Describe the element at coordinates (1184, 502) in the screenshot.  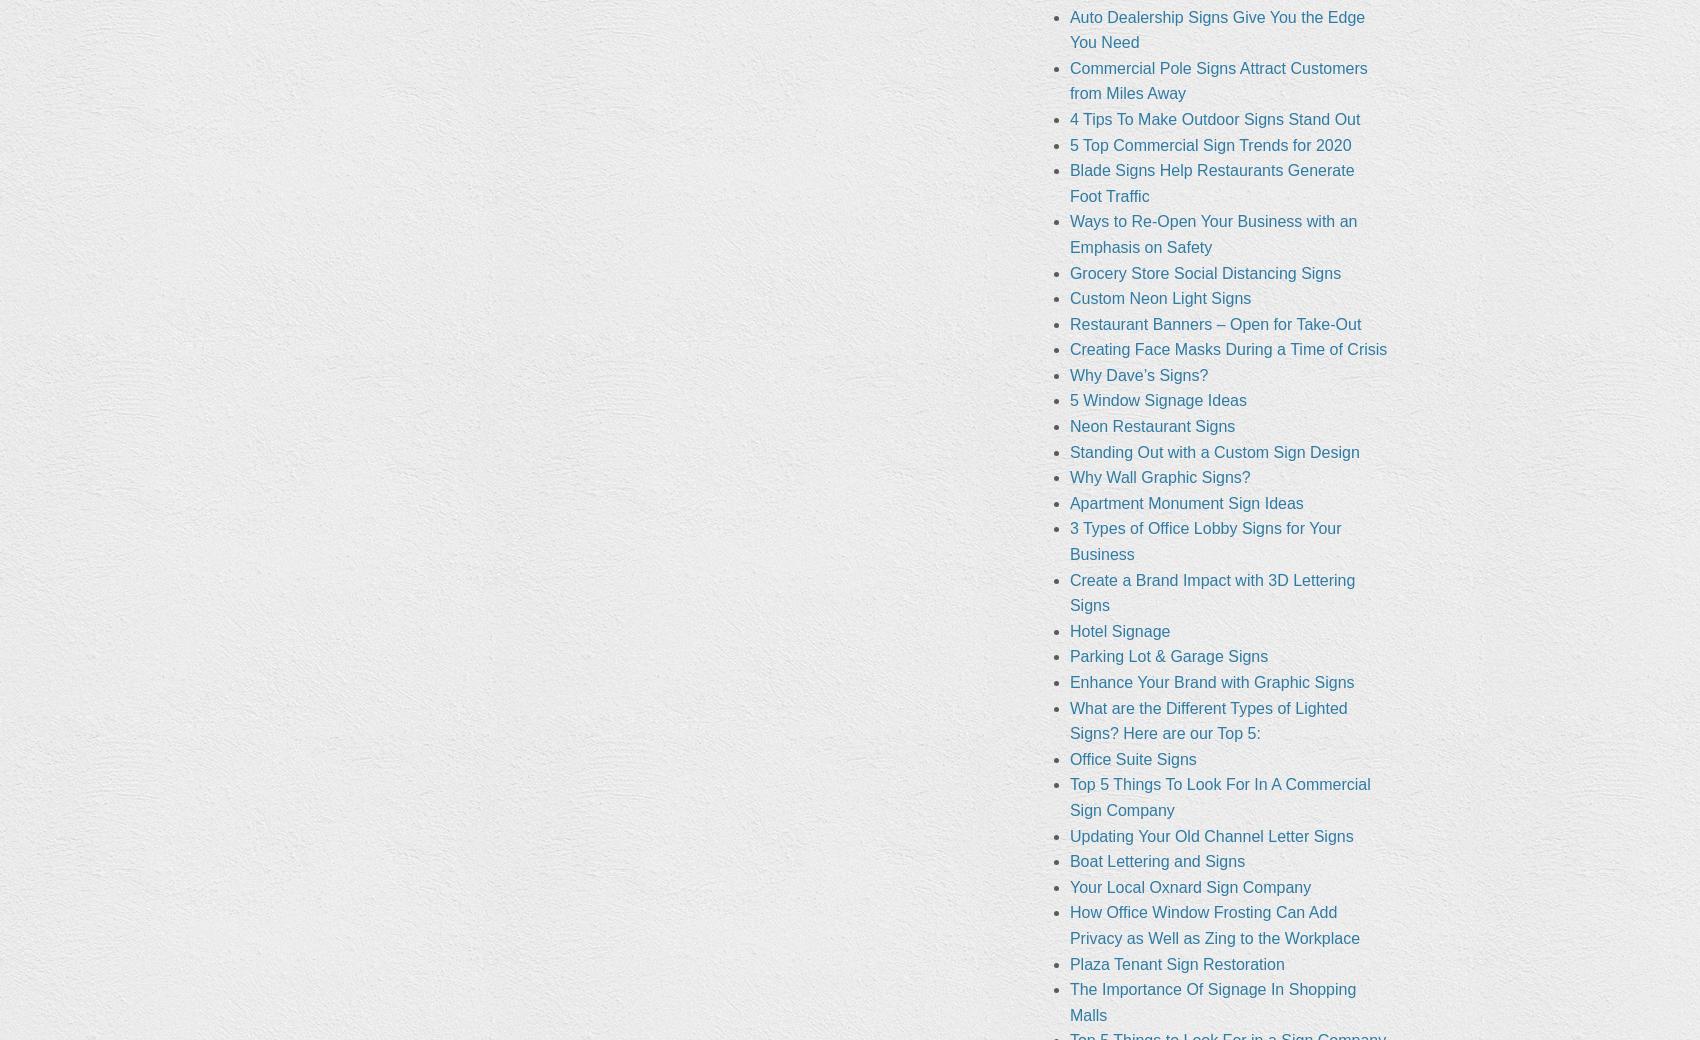
I see `'Apartment Monument Sign Ideas'` at that location.